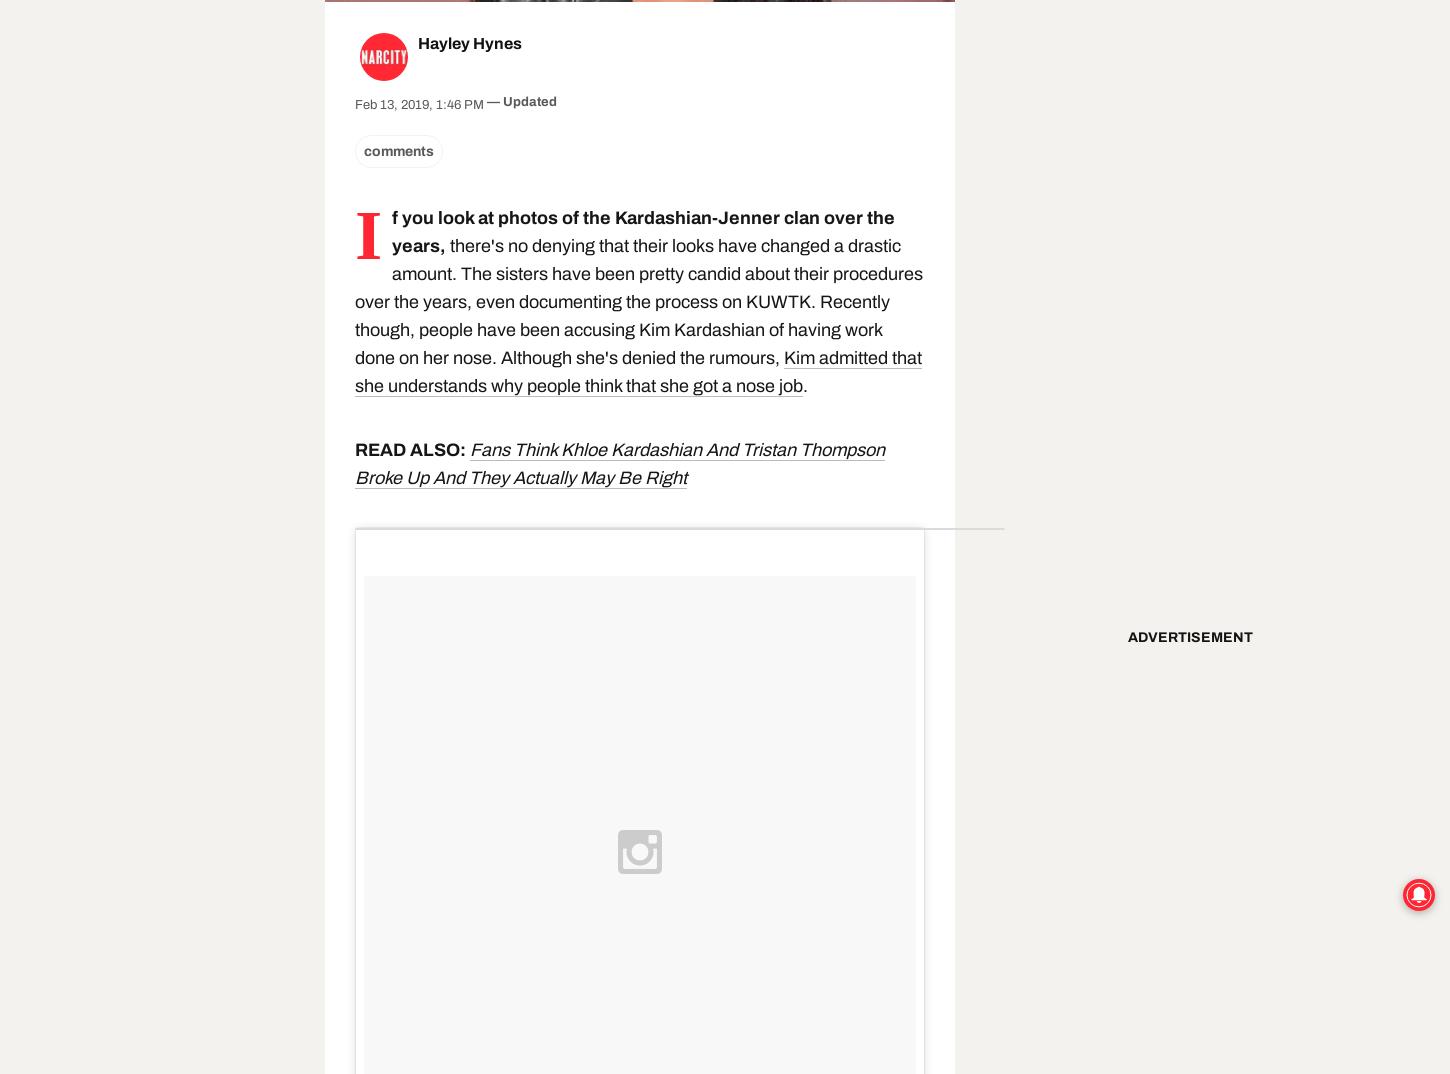 The height and width of the screenshot is (1074, 1450). Describe the element at coordinates (619, 462) in the screenshot. I see `'Fans Think Khloe Kardashian And Tristan Thompson Broke Up And They Actually May Be Right'` at that location.